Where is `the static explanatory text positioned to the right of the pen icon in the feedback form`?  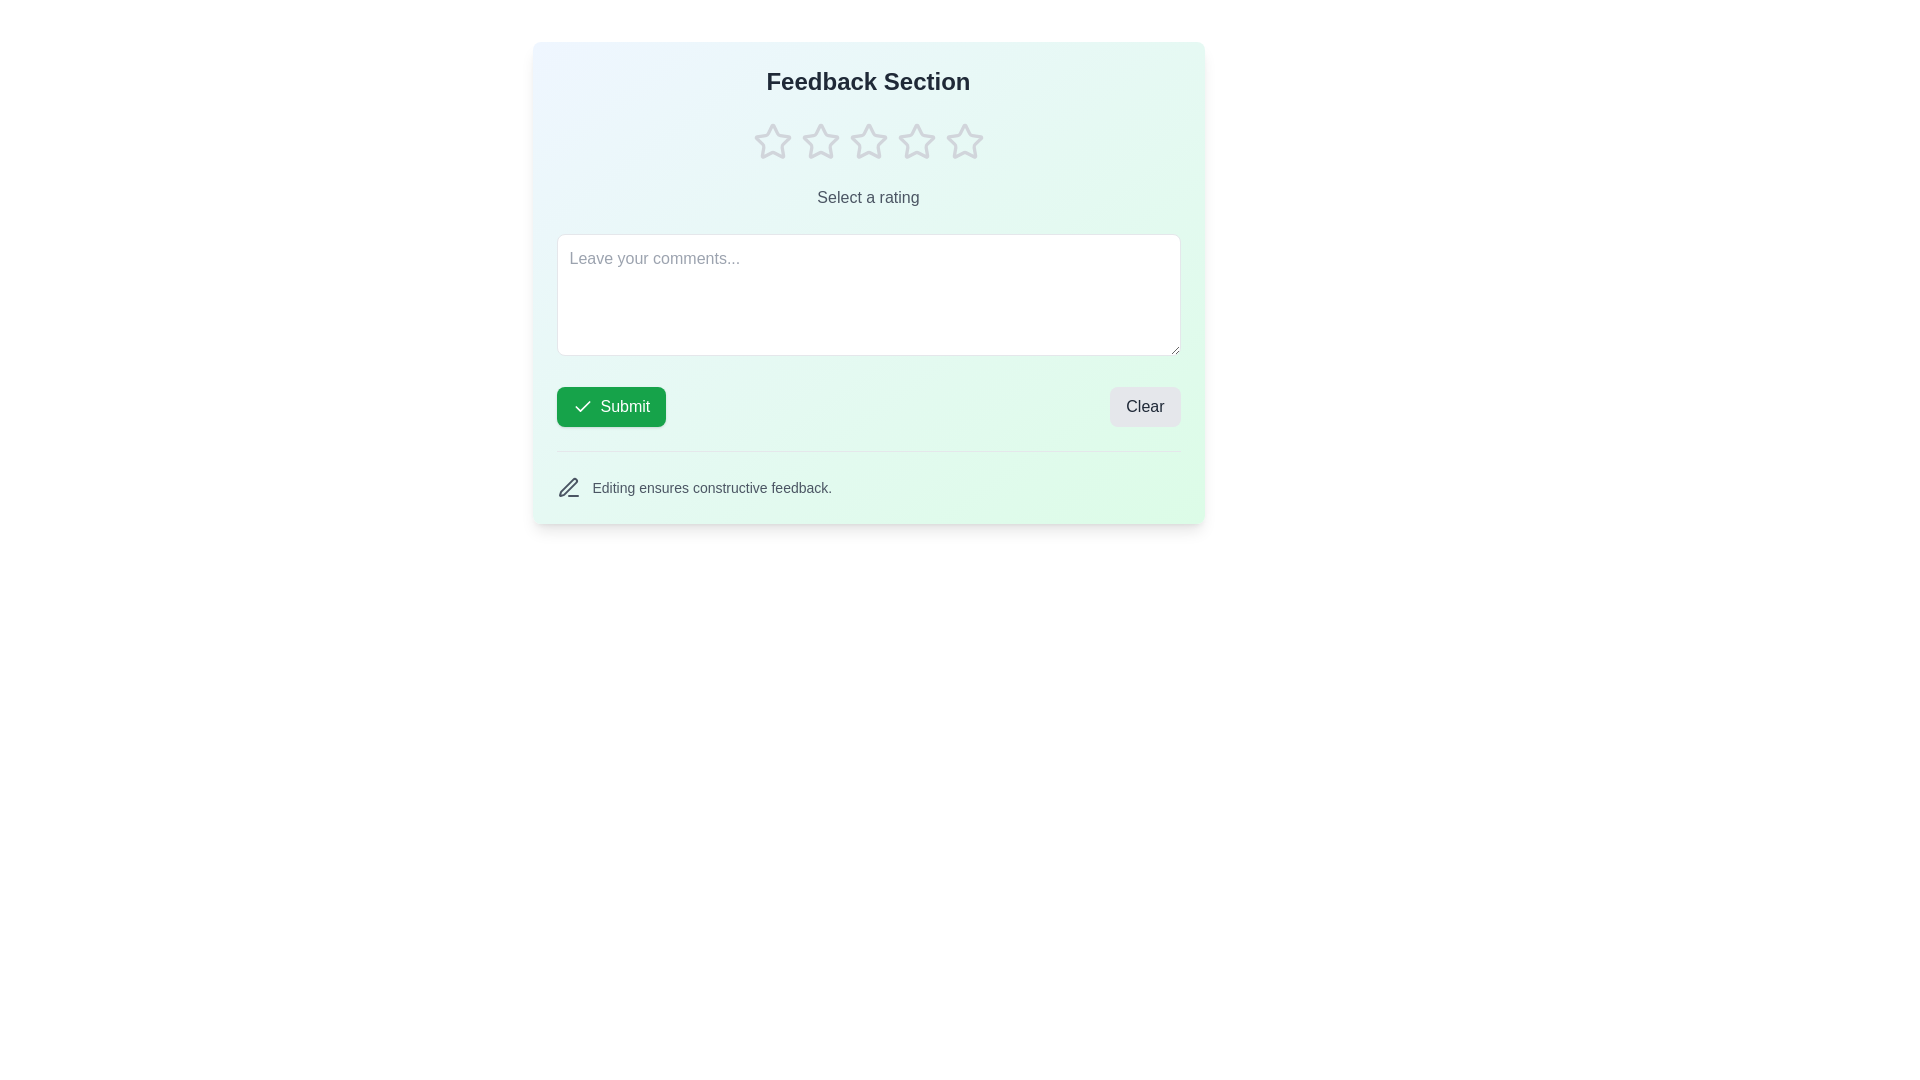 the static explanatory text positioned to the right of the pen icon in the feedback form is located at coordinates (712, 488).